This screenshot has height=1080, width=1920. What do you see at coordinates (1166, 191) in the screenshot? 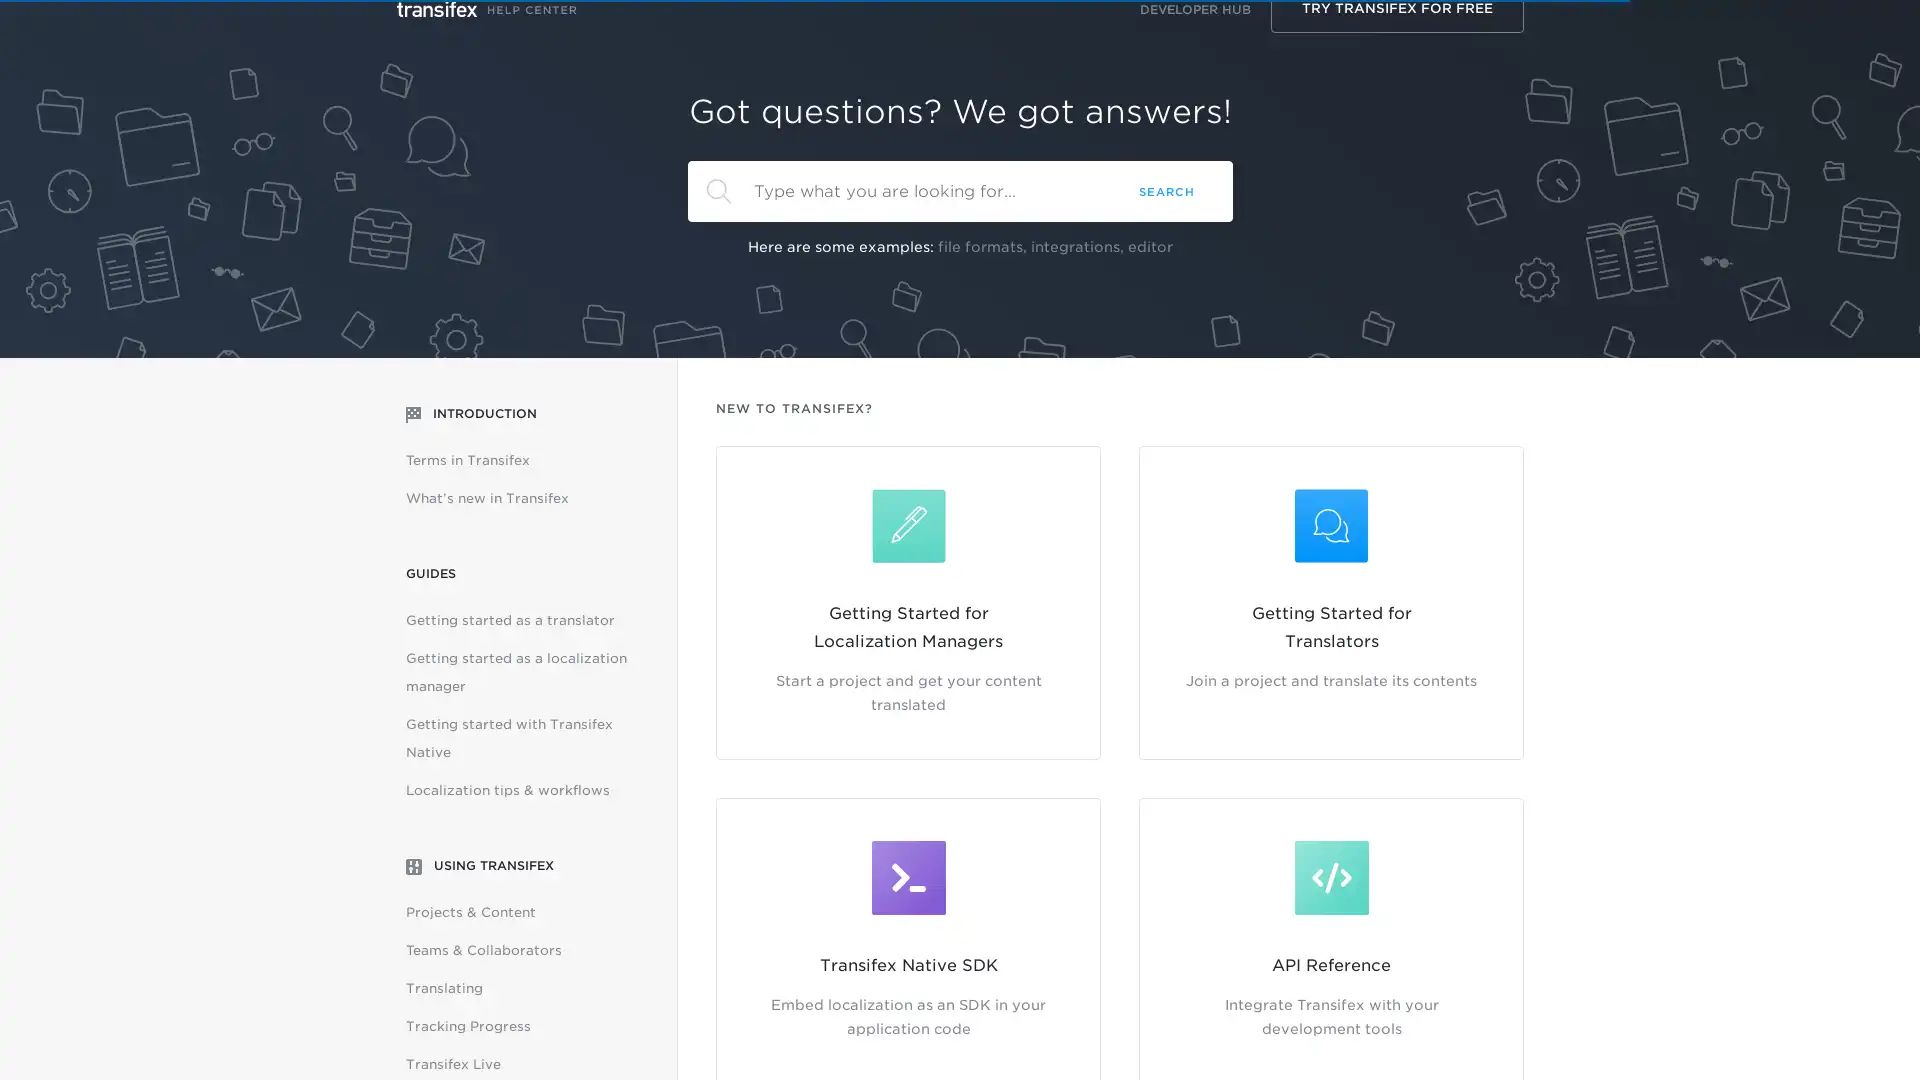
I see `SEARCH` at bounding box center [1166, 191].